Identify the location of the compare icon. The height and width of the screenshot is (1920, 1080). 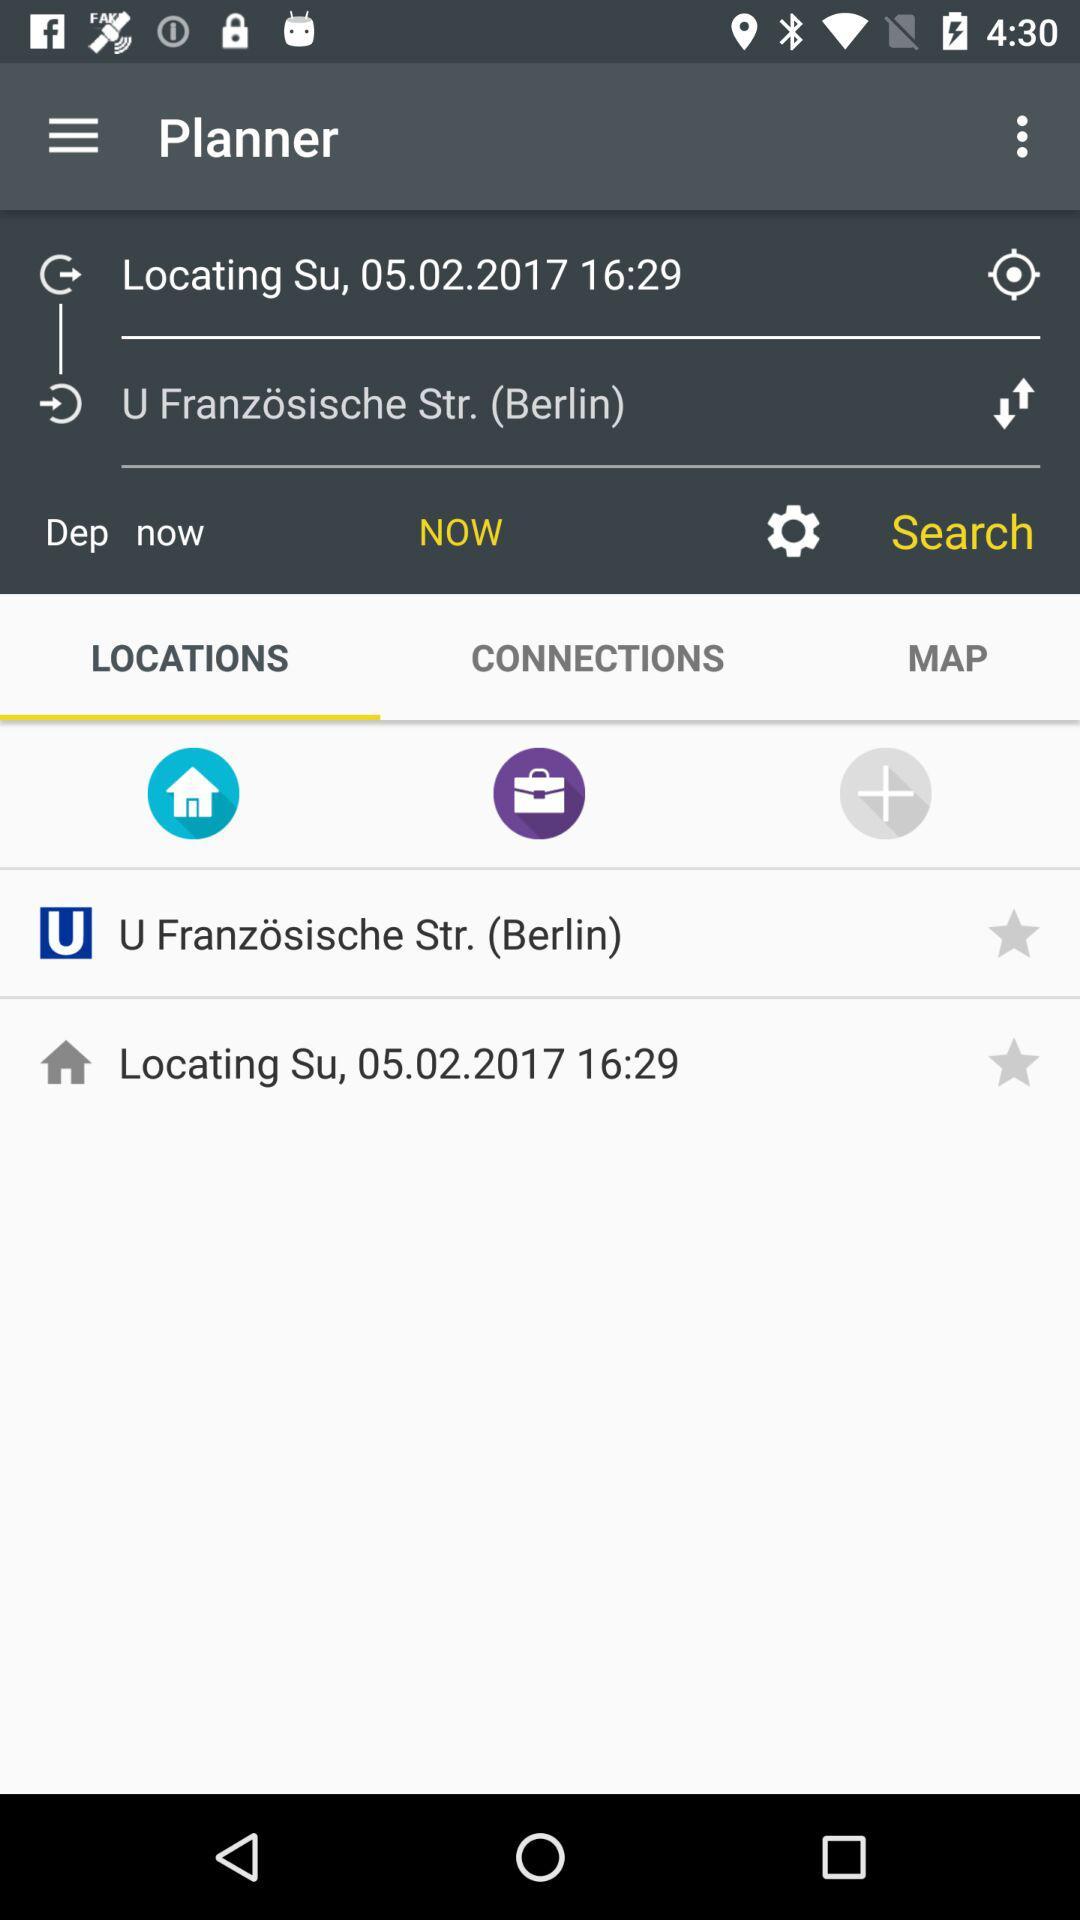
(1014, 402).